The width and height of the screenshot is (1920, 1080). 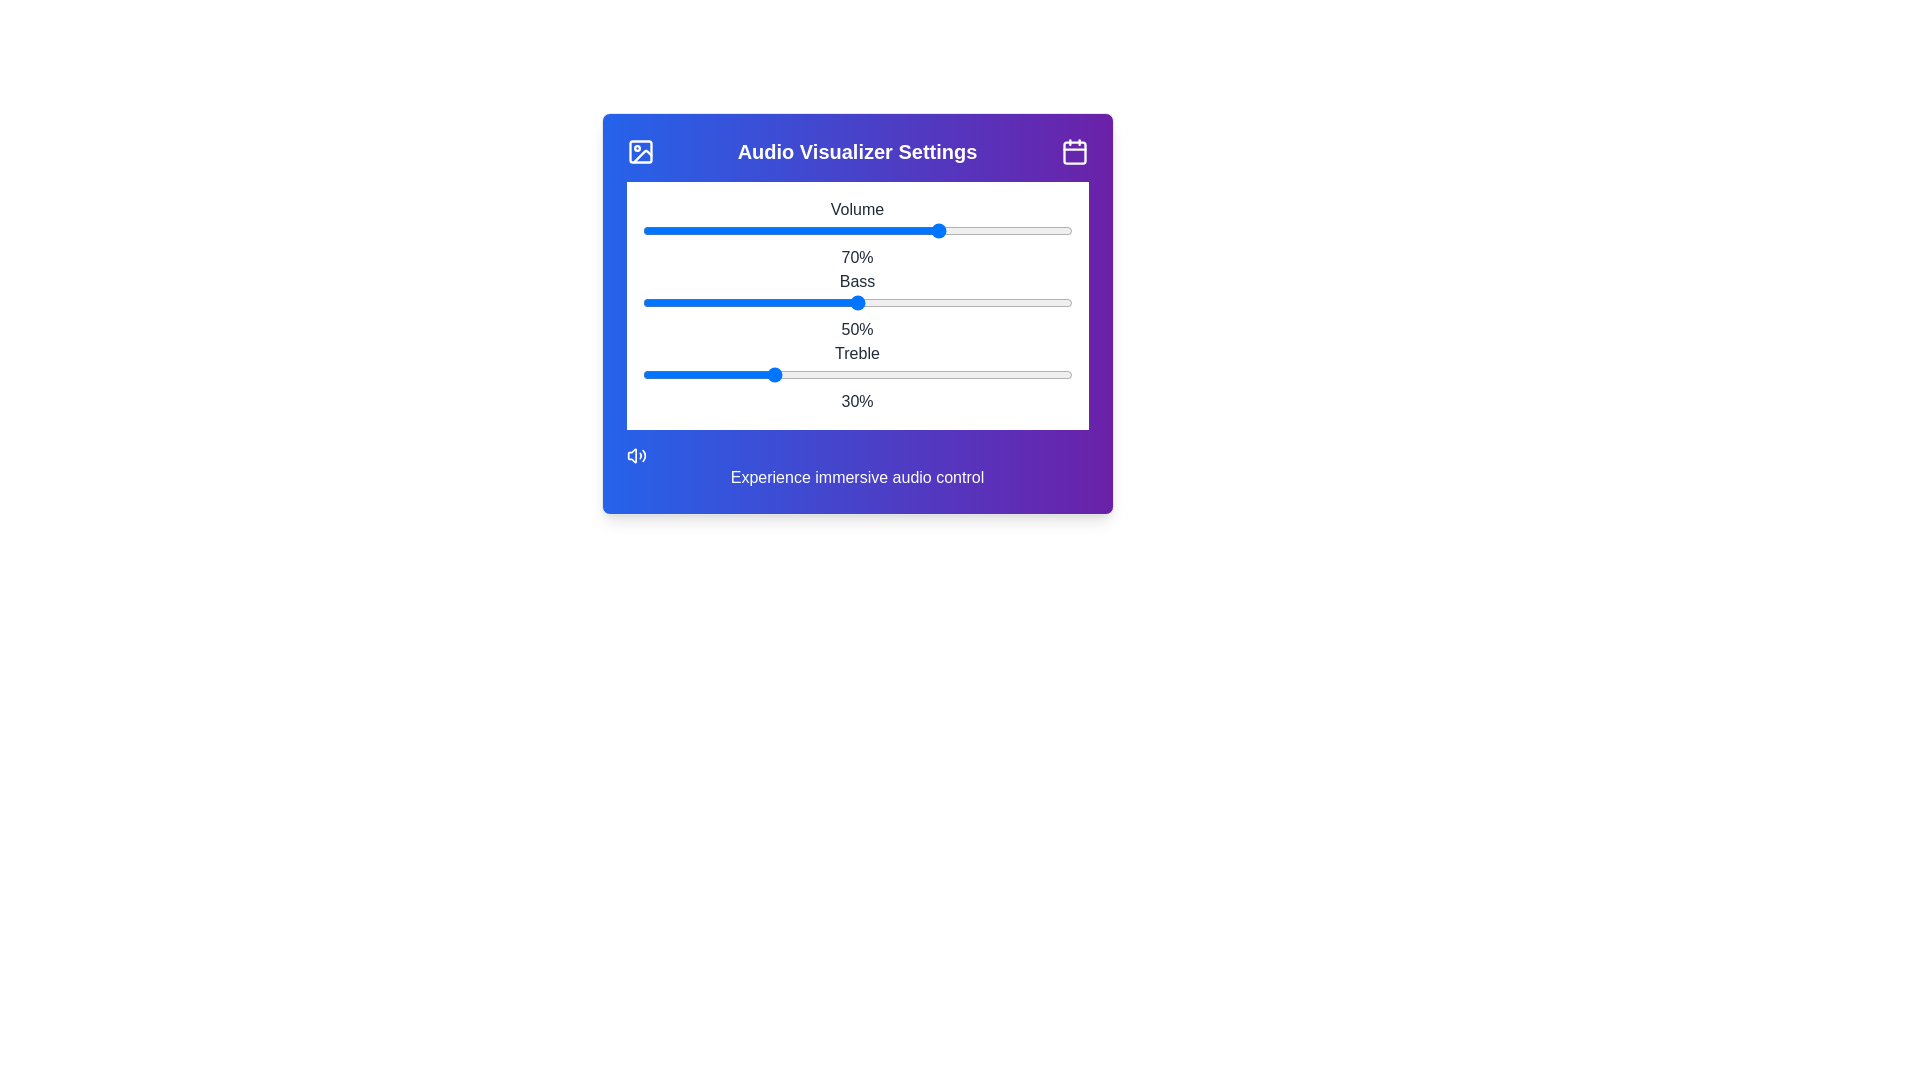 I want to click on the bass slider to set the bass level to 61%, so click(x=903, y=303).